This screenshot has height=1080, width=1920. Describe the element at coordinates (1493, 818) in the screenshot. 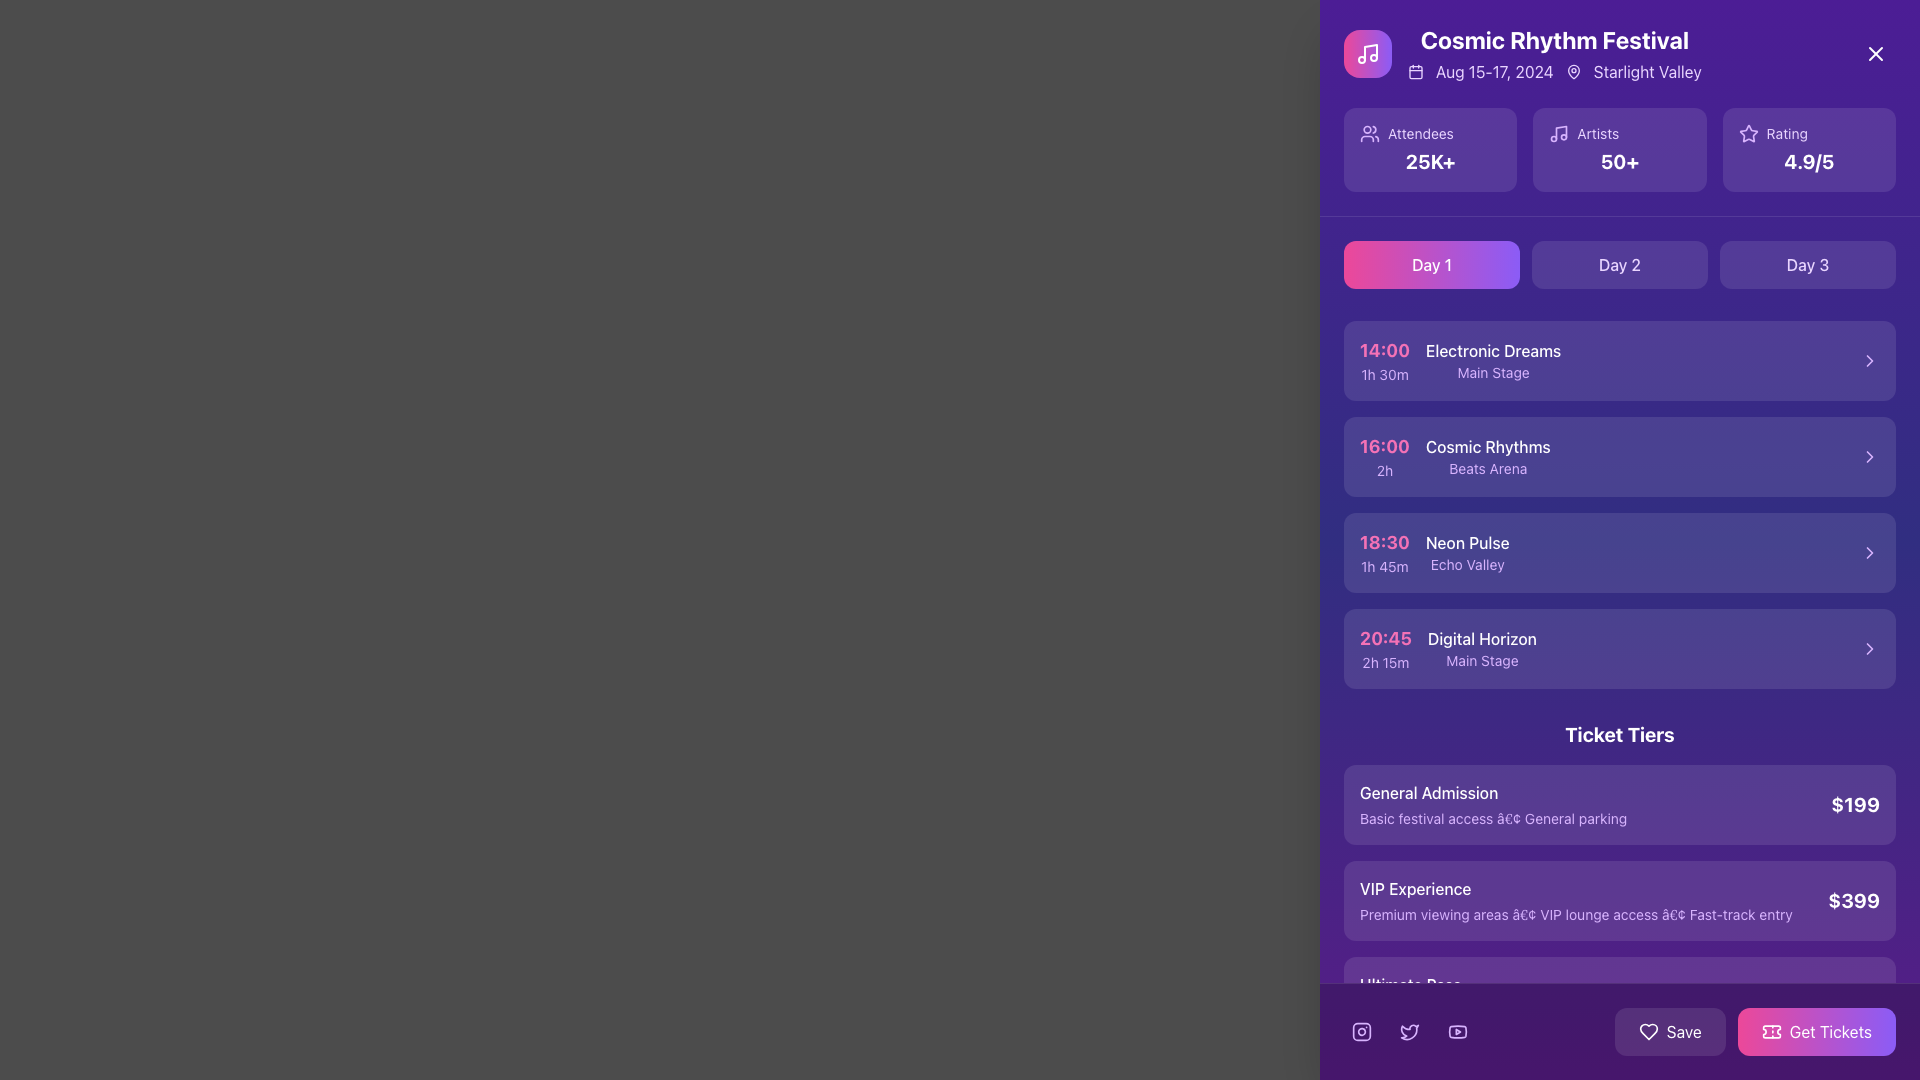

I see `the descriptive text element located below the 'General Admission' heading in the 'Ticket Tiers' section` at that location.